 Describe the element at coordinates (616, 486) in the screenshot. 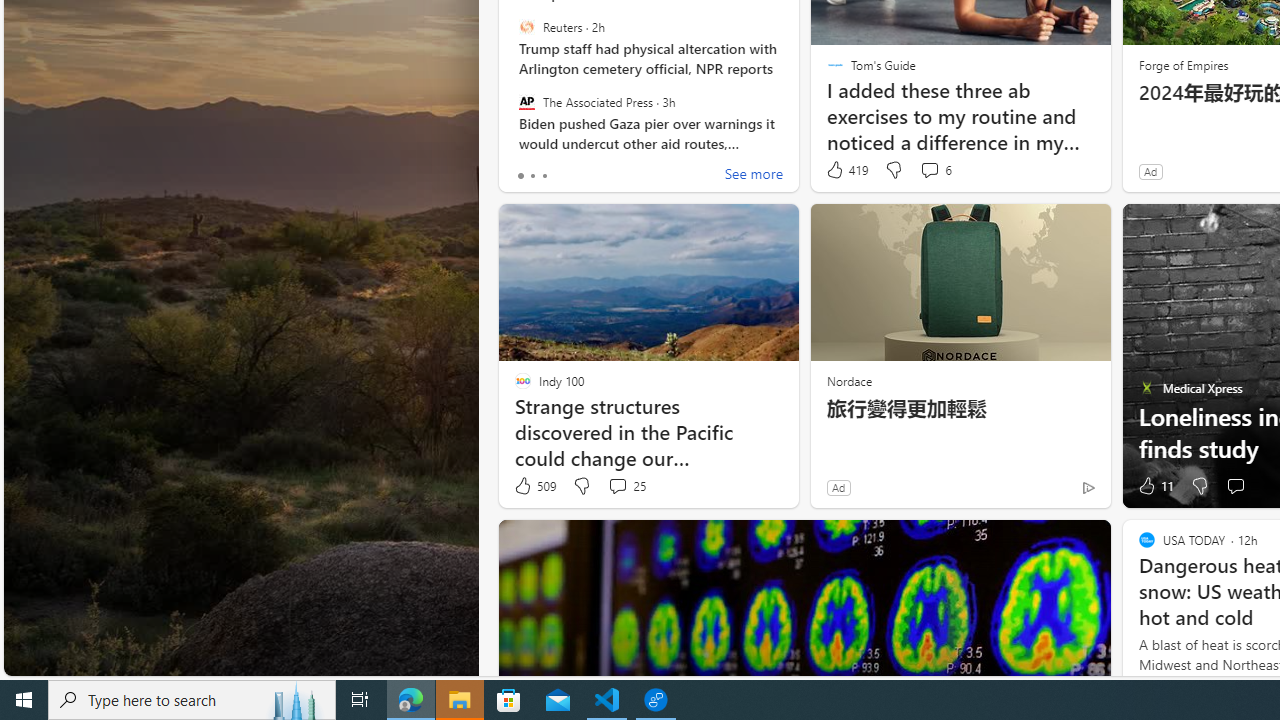

I see `'View comments 25 Comment'` at that location.